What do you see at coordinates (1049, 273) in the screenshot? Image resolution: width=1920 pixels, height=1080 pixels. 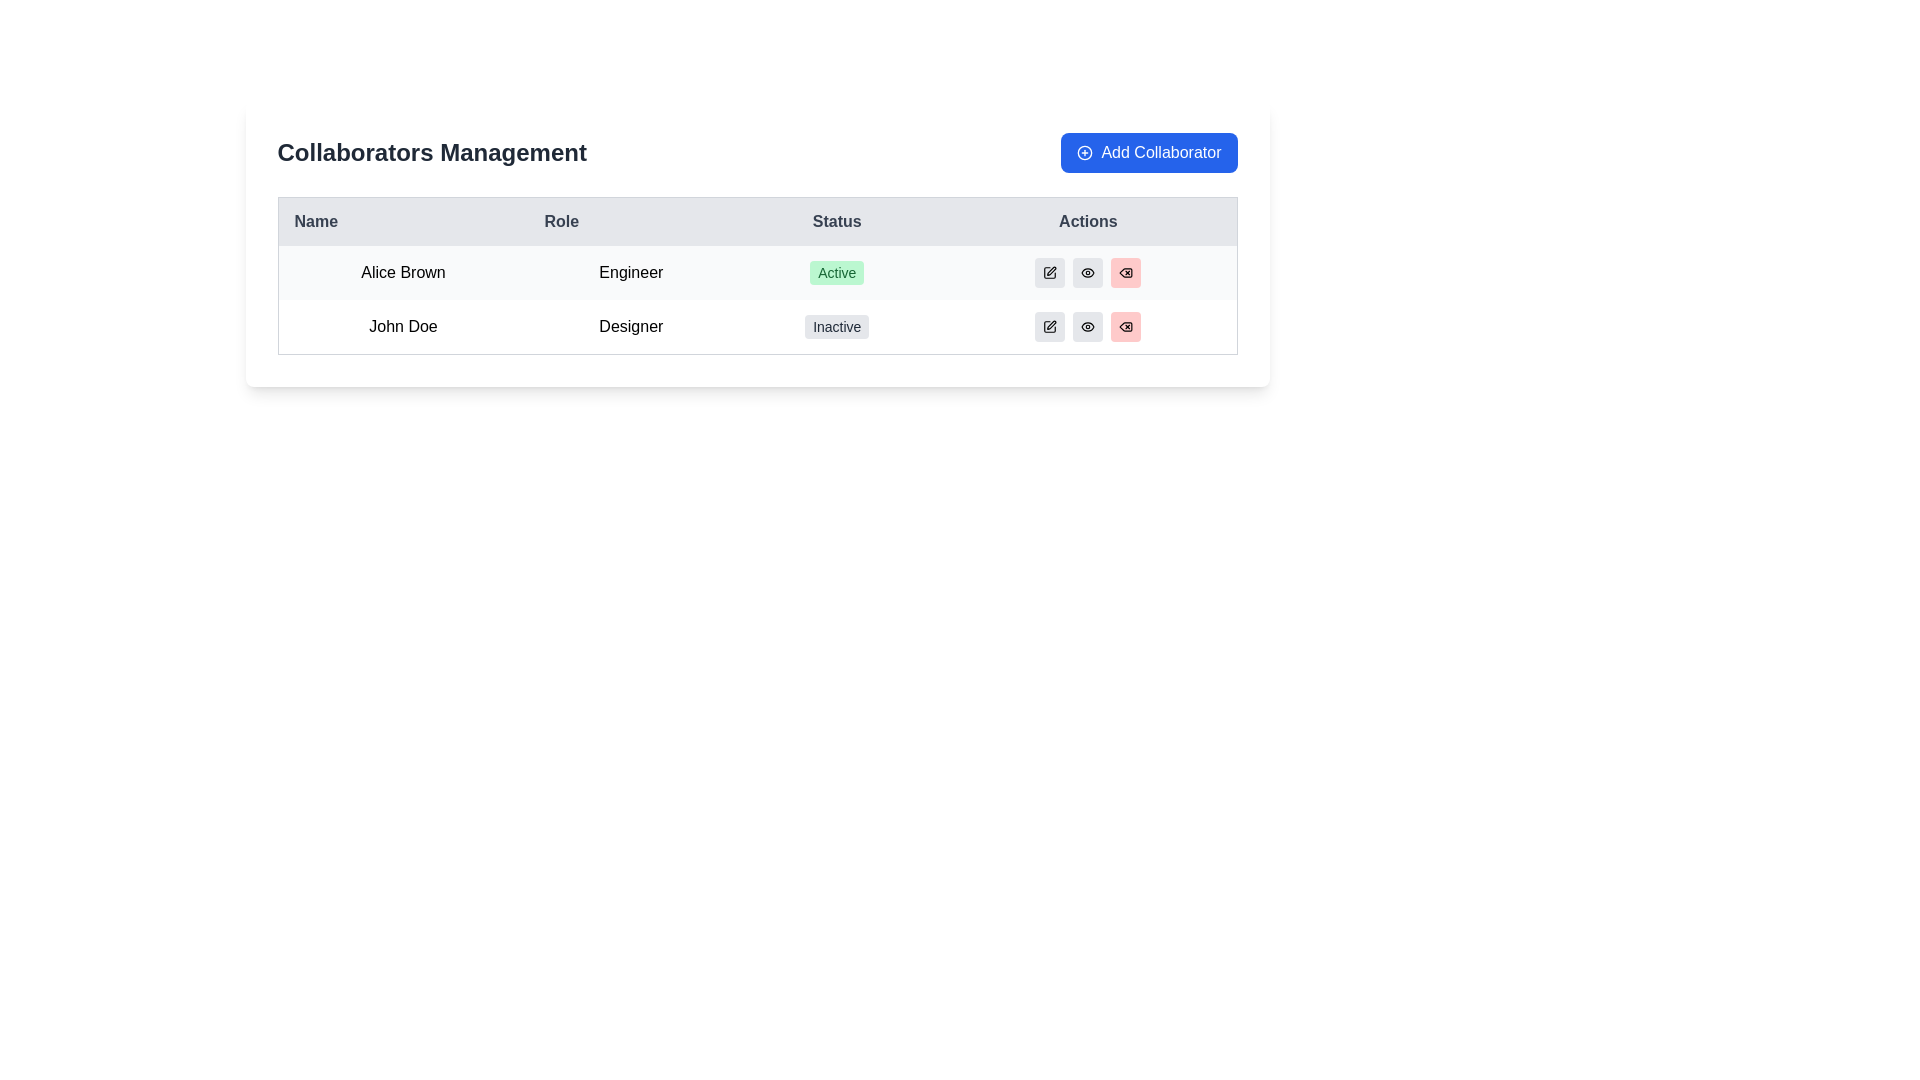 I see `the first action icon (SVG graphic) in the 'Actions' column of the first collaborator's row` at bounding box center [1049, 273].